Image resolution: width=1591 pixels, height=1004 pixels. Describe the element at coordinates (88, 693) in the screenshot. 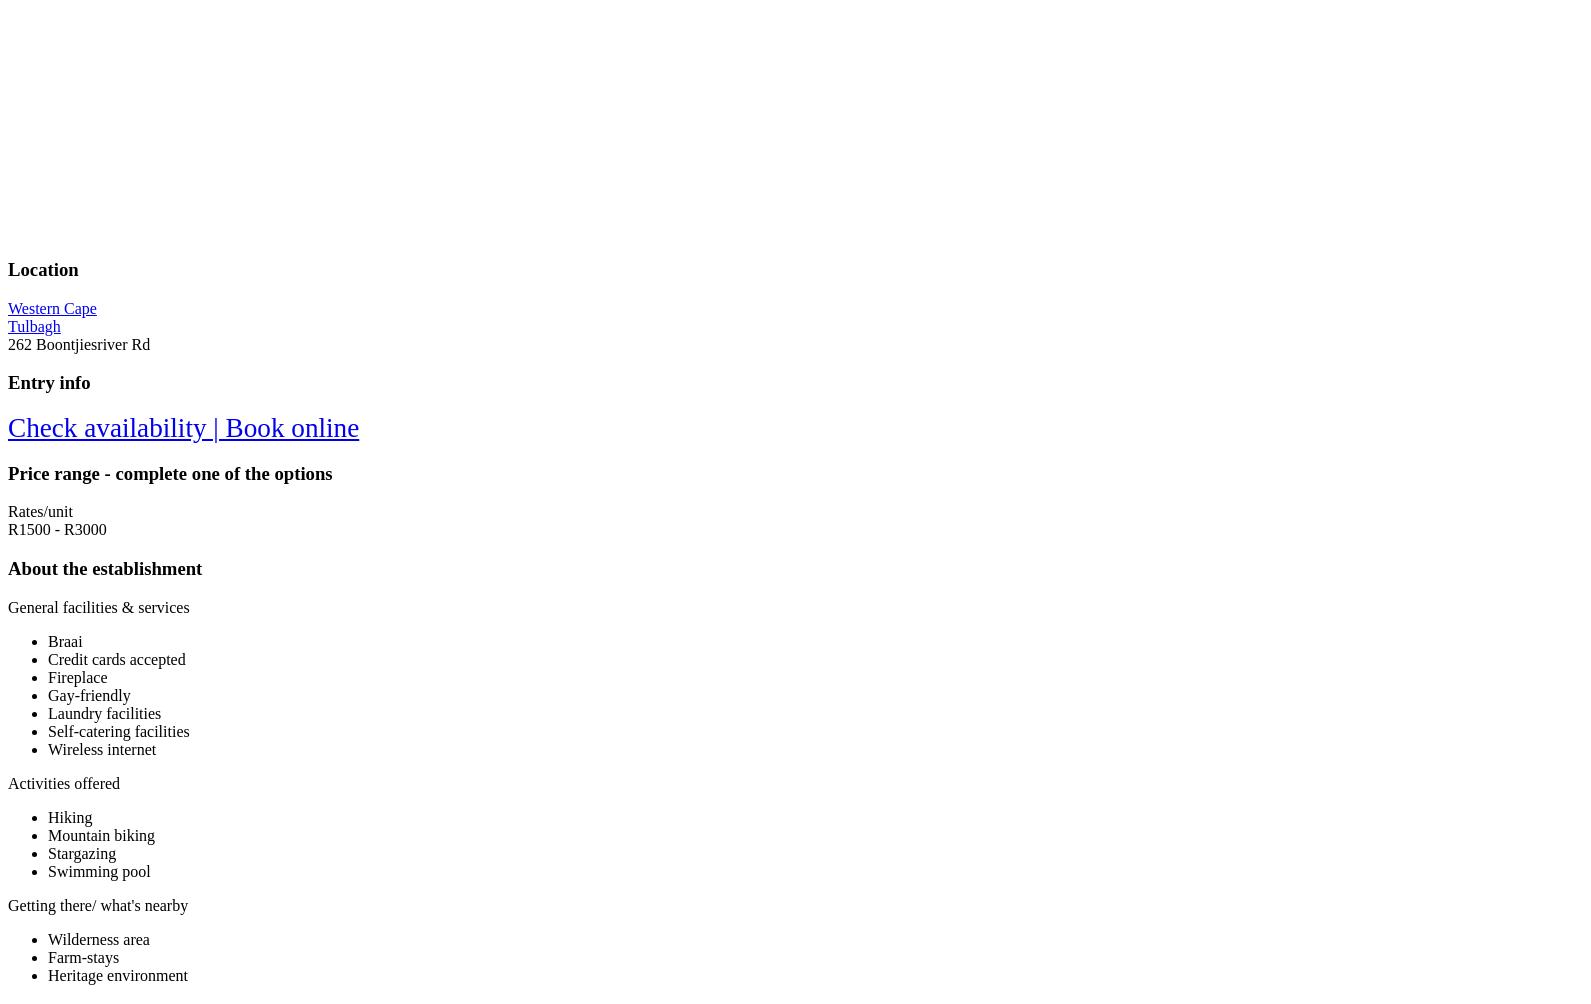

I see `'Gay-friendly'` at that location.